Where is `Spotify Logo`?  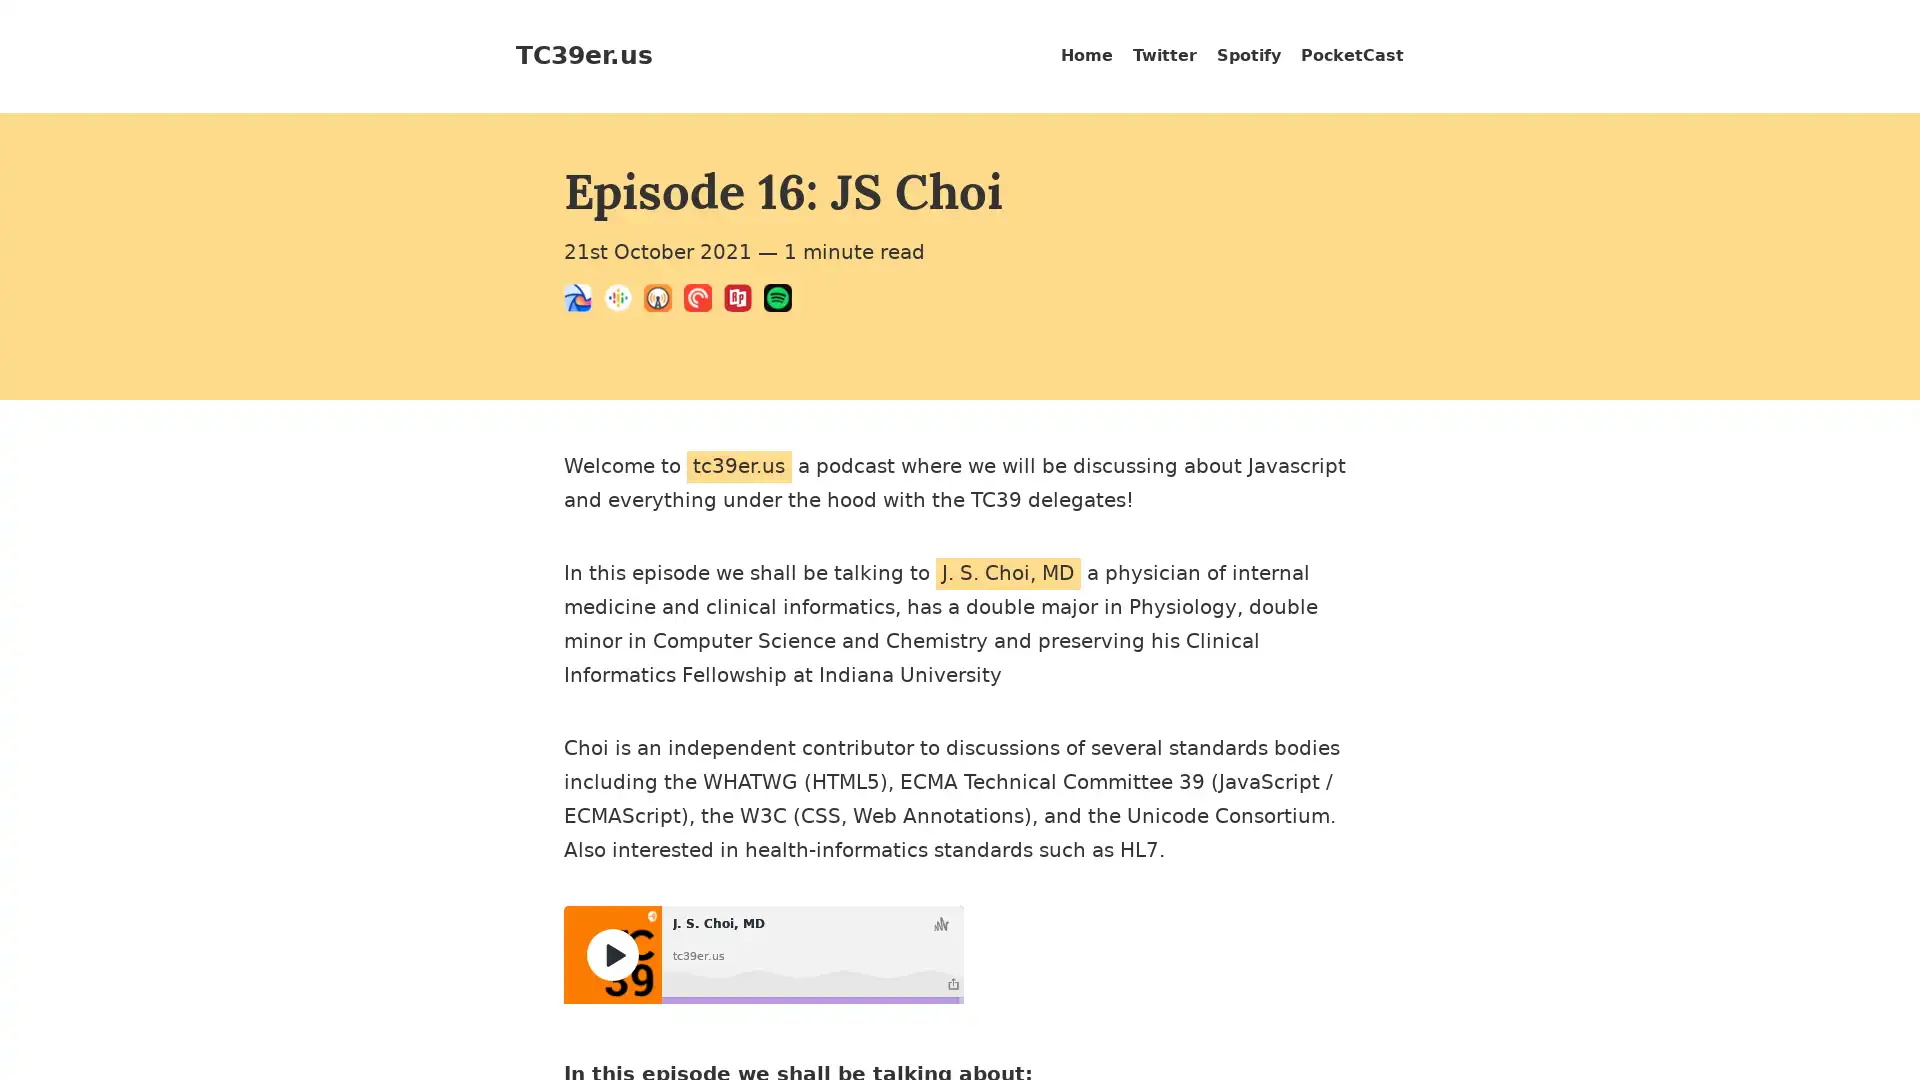
Spotify Logo is located at coordinates (782, 301).